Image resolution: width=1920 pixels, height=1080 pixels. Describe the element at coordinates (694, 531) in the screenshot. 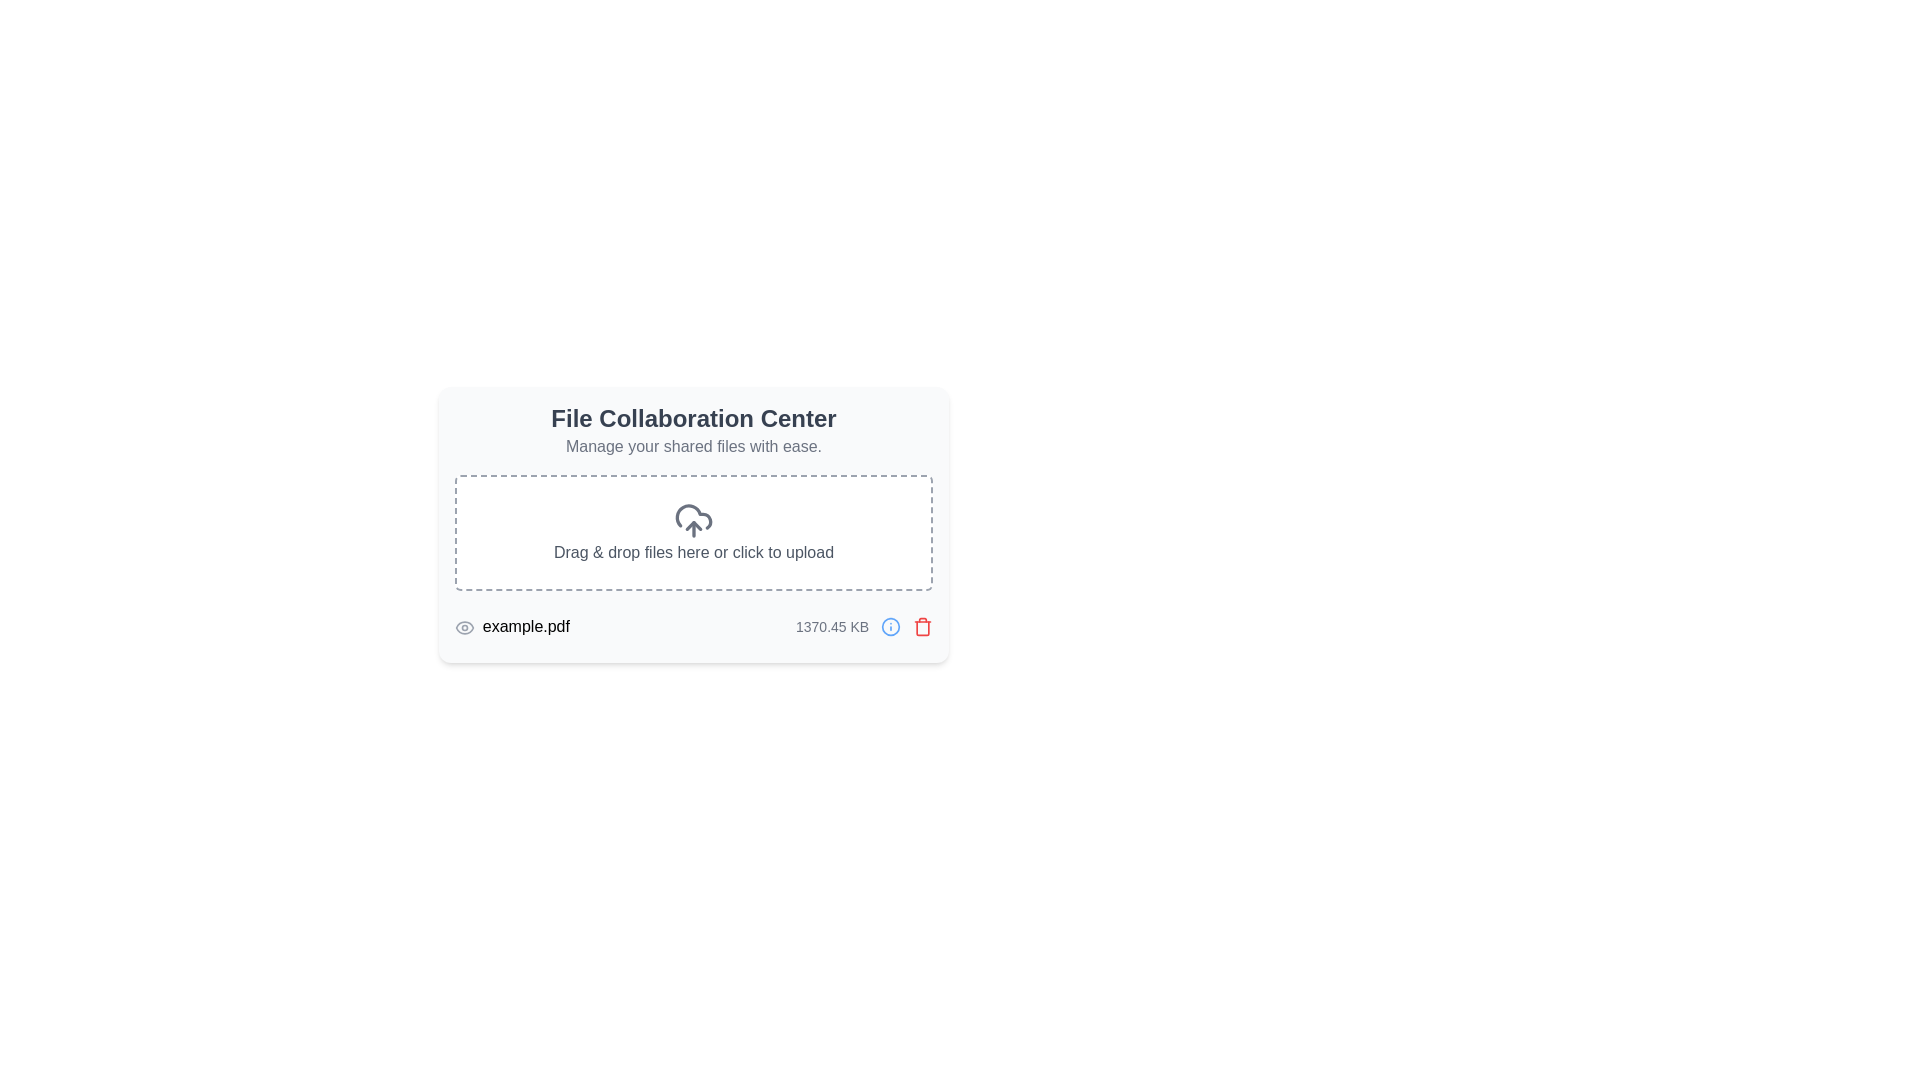

I see `files onto the drag-and-drop file upload area located centrally within the gray panel` at that location.